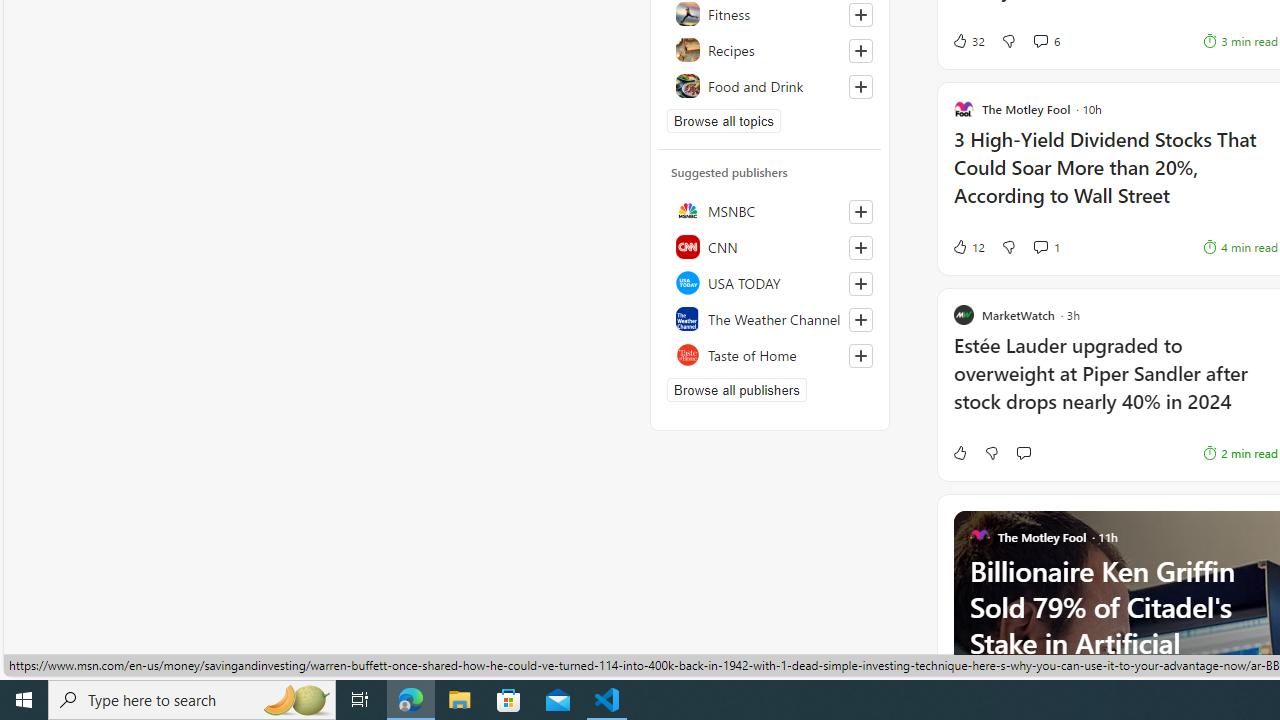 This screenshot has height=720, width=1280. What do you see at coordinates (1023, 452) in the screenshot?
I see `'Start the conversation'` at bounding box center [1023, 452].